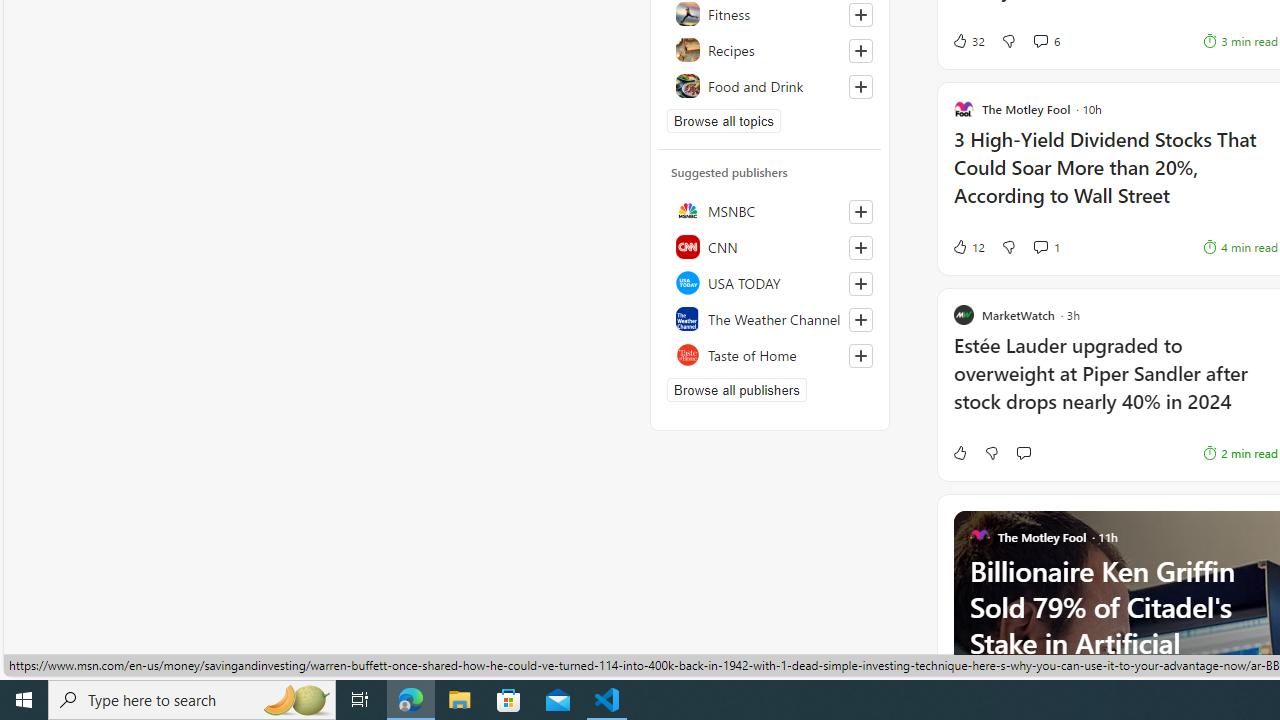 This screenshot has height=720, width=1280. What do you see at coordinates (1023, 452) in the screenshot?
I see `'Start the conversation'` at bounding box center [1023, 452].